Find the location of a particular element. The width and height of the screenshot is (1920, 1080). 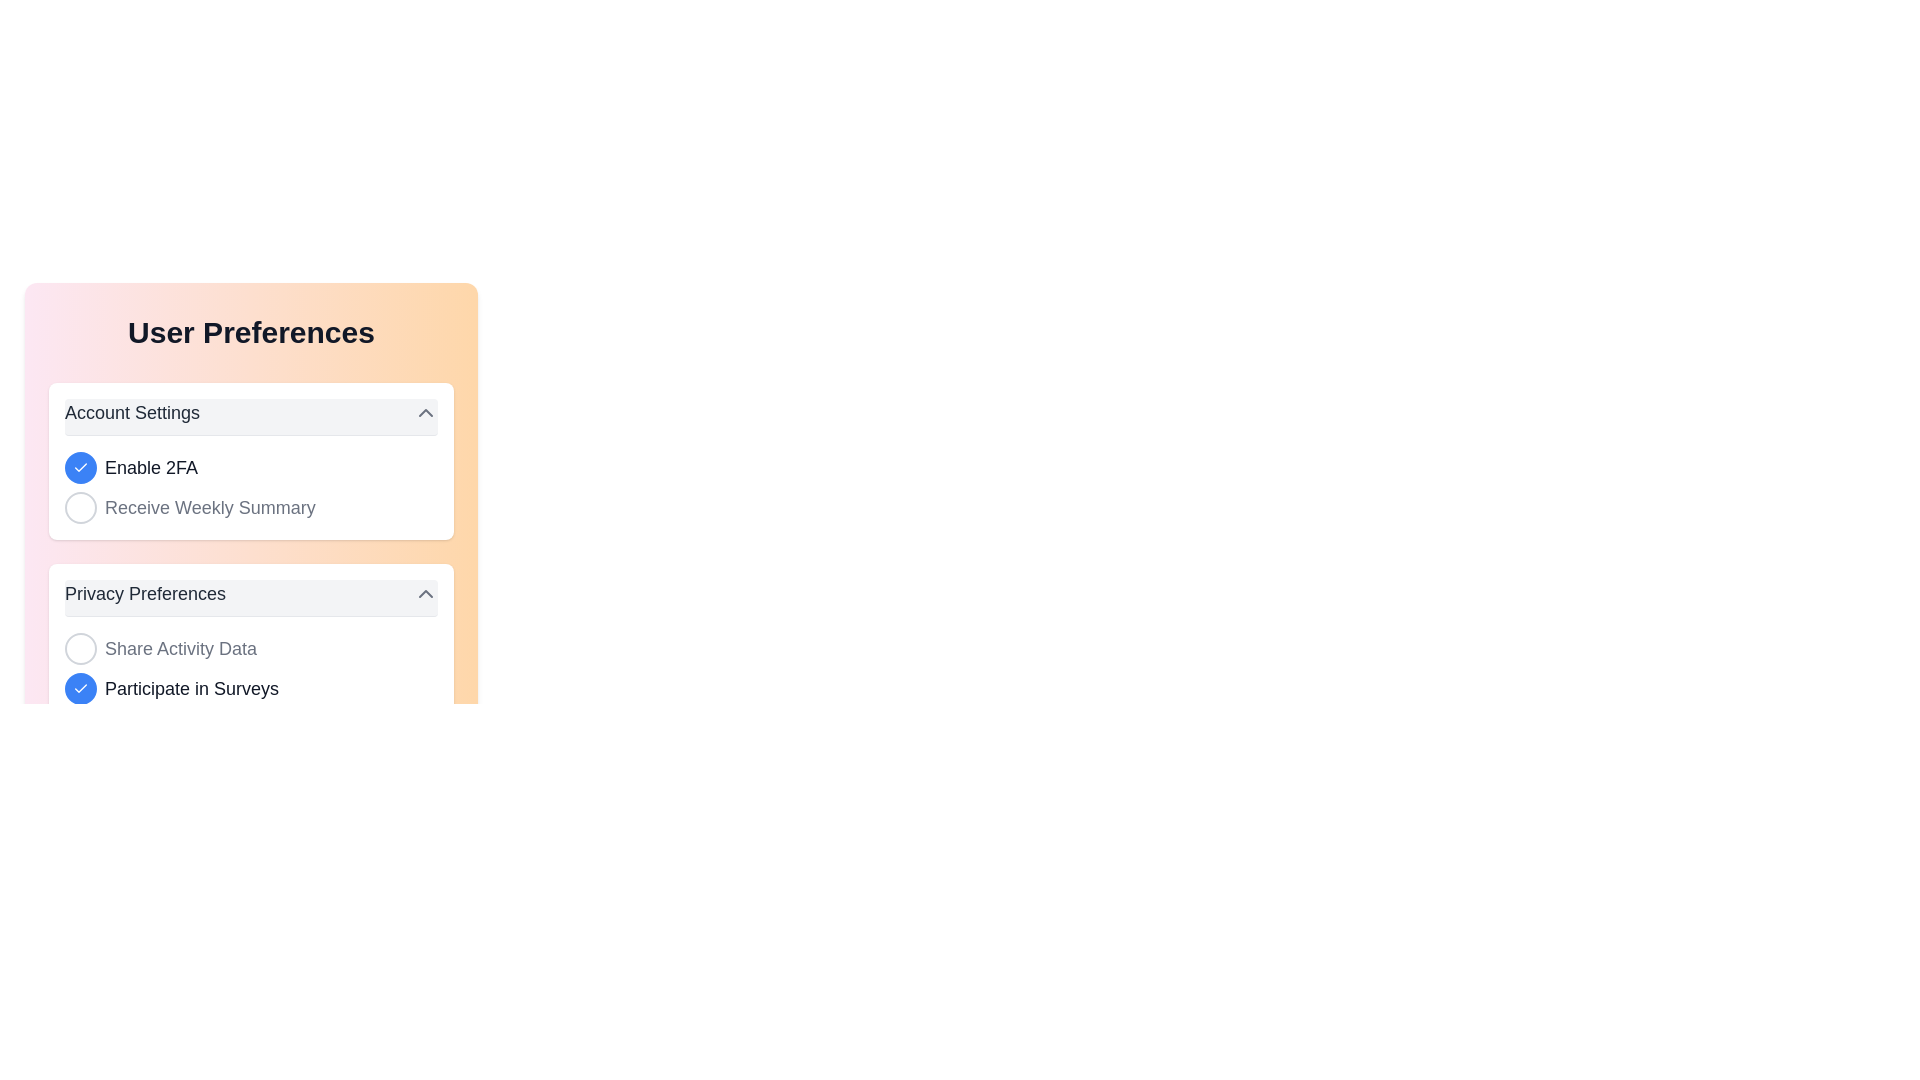

the unfilled circular checkbox labeled 'Share Activity Data' located in the 'Privacy Preferences' section is located at coordinates (250, 648).